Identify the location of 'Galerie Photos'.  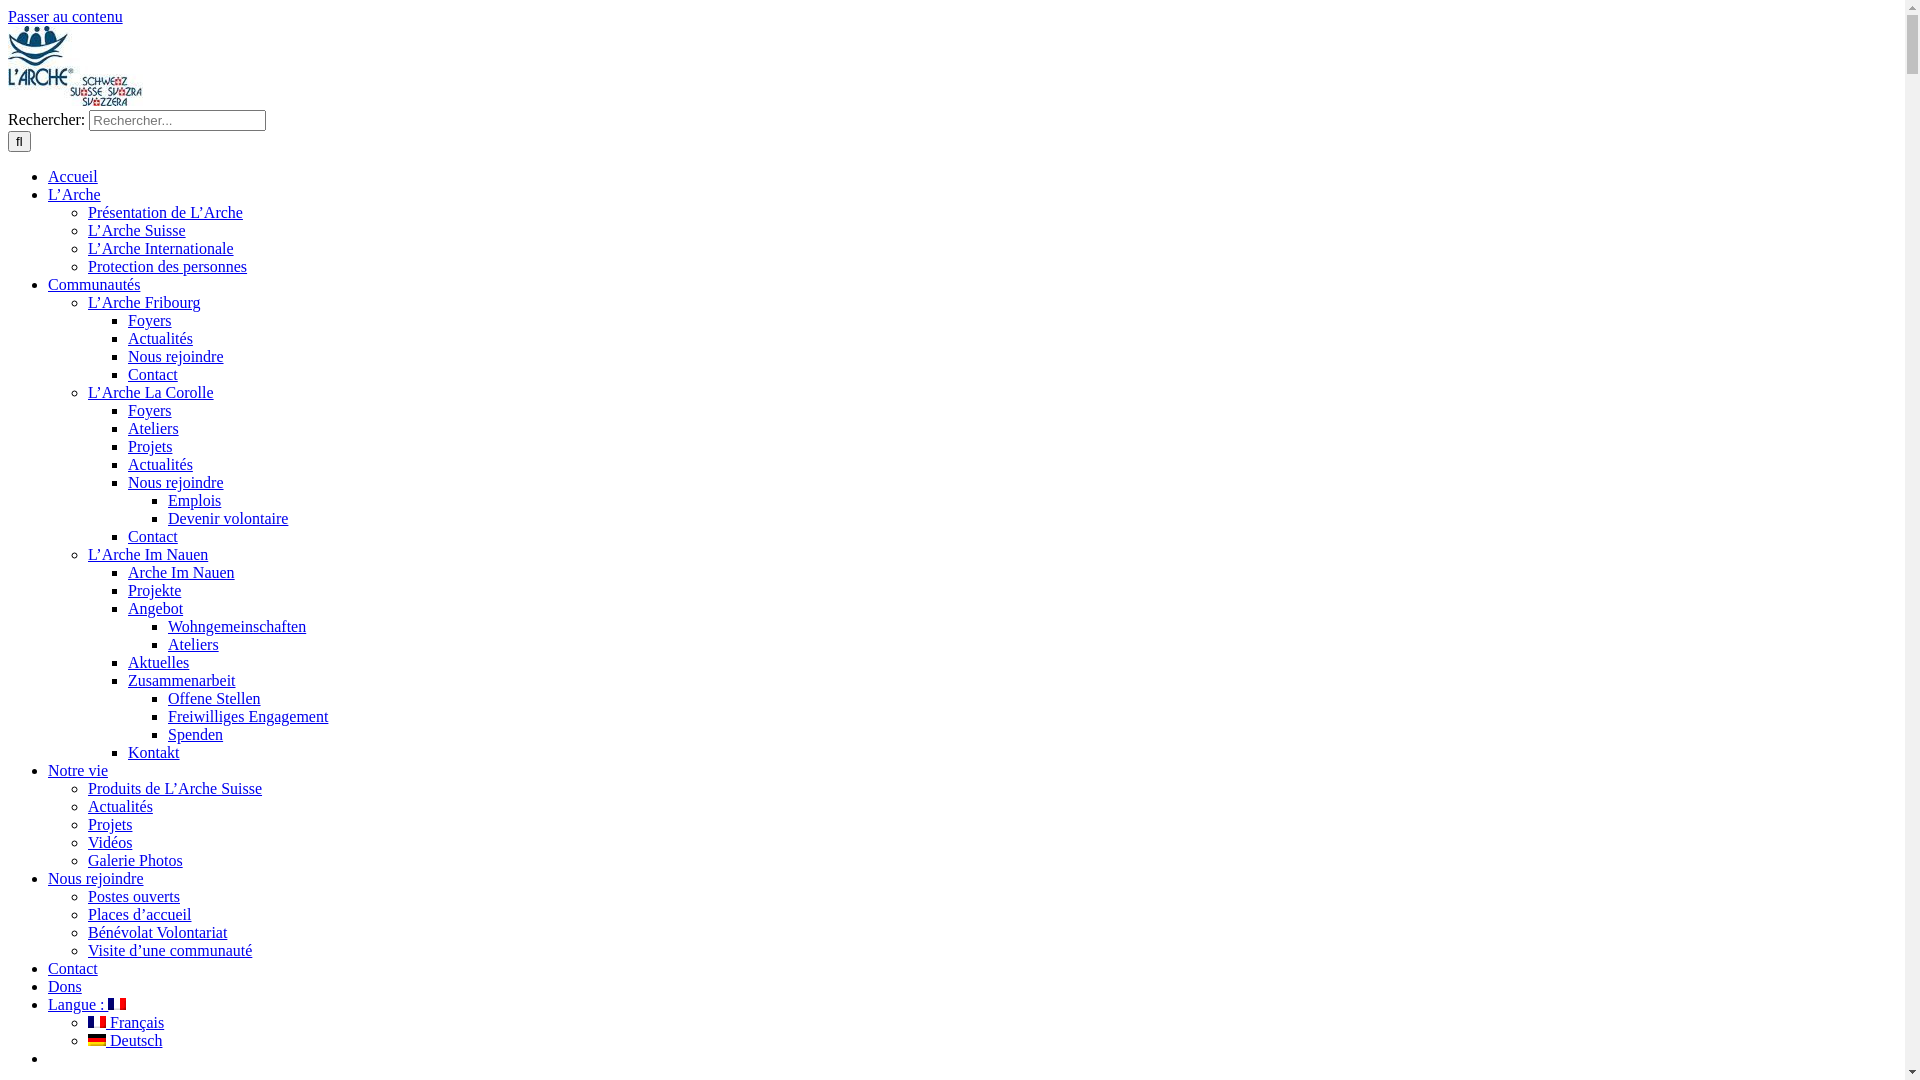
(134, 859).